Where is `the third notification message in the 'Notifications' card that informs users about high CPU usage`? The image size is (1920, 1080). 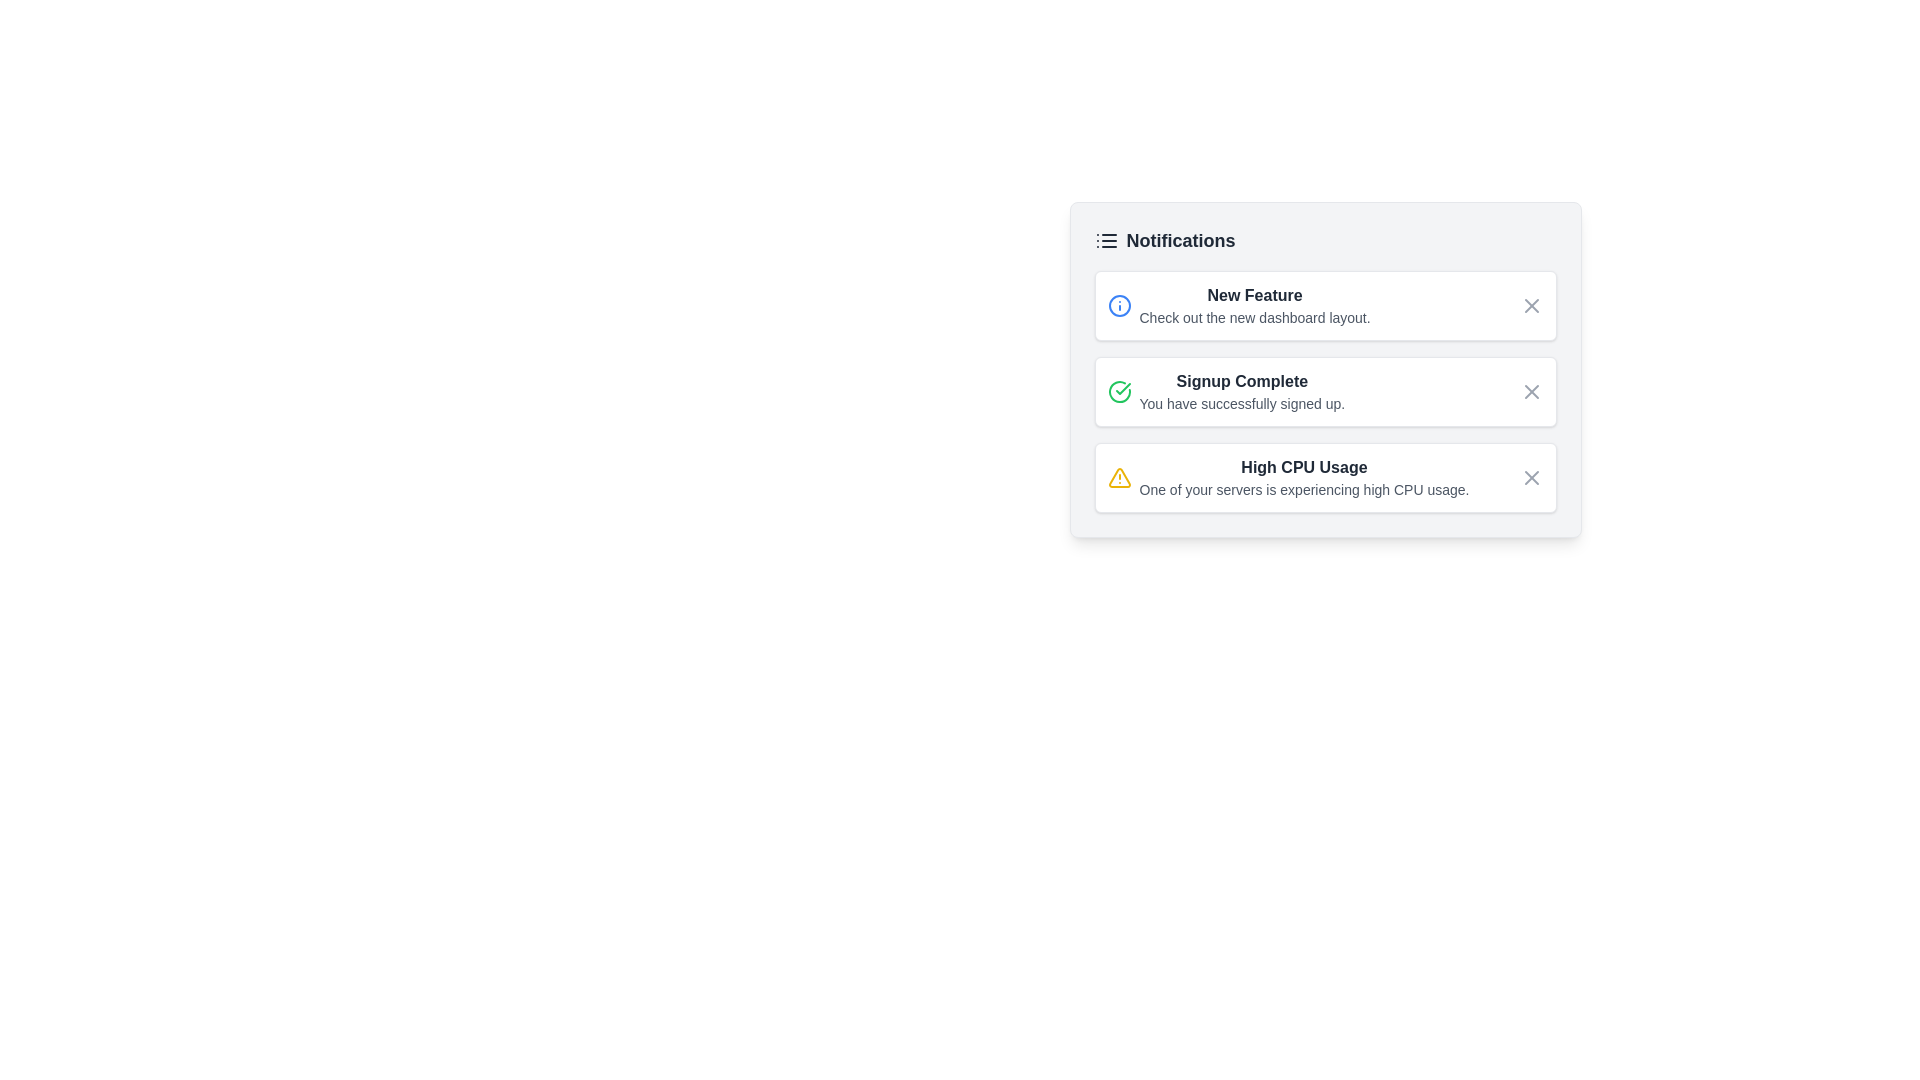 the third notification message in the 'Notifications' card that informs users about high CPU usage is located at coordinates (1304, 478).